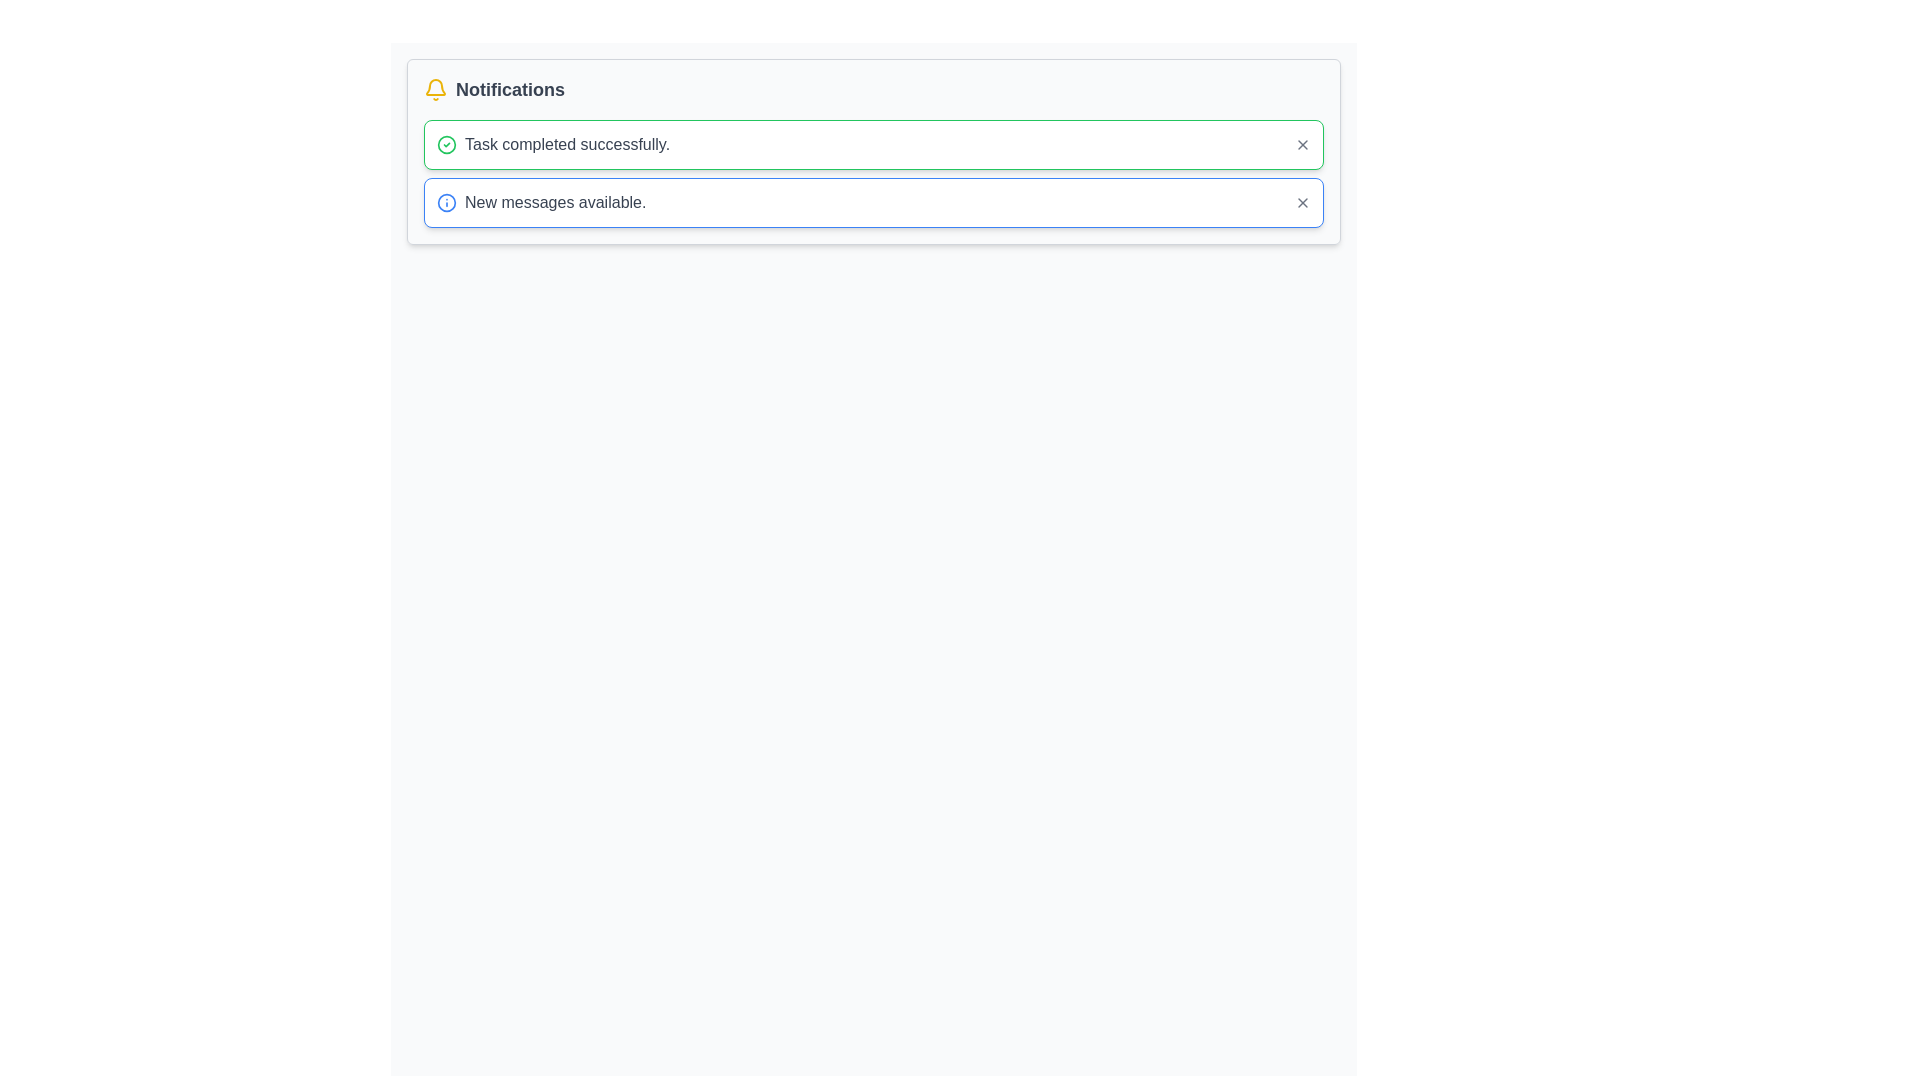 The height and width of the screenshot is (1080, 1920). I want to click on the Text Label element displaying 'New messages available.' which is located within a notification card, to the right of the blue information icon, so click(555, 203).